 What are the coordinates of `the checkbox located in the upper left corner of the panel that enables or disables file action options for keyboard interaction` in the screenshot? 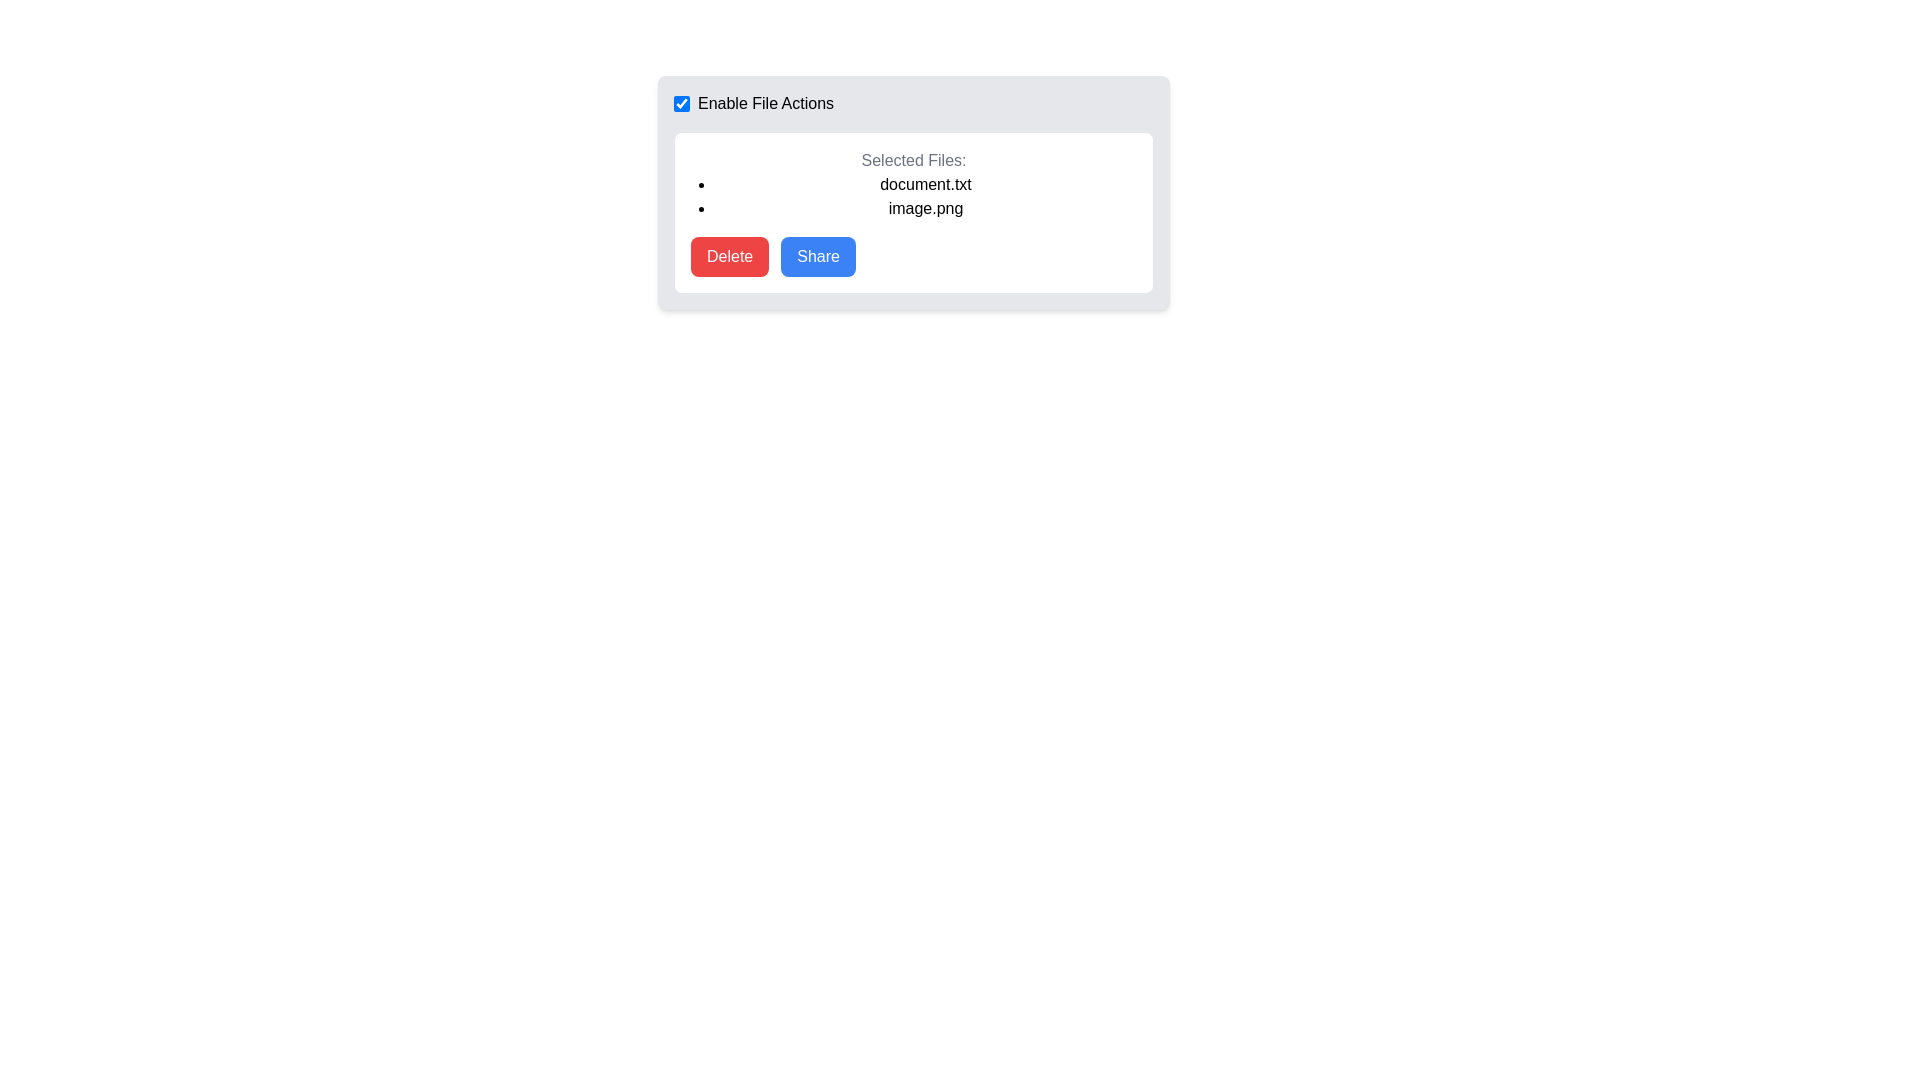 It's located at (681, 104).